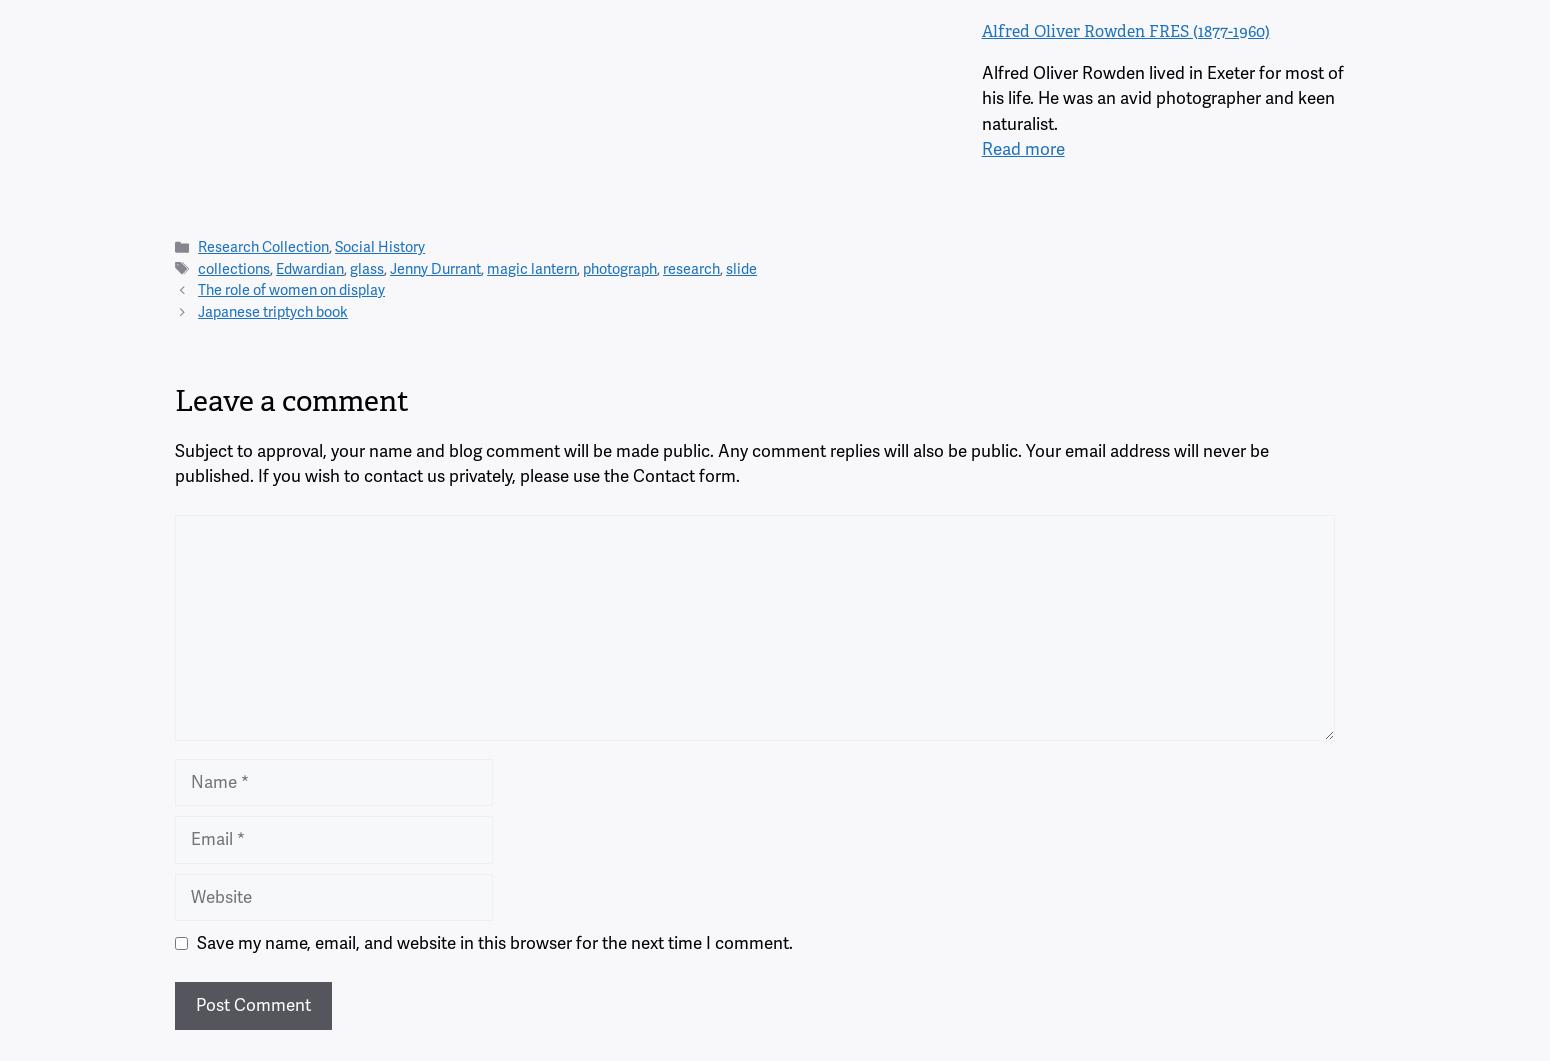 The width and height of the screenshot is (1550, 1061). Describe the element at coordinates (291, 288) in the screenshot. I see `'The role of women on display'` at that location.